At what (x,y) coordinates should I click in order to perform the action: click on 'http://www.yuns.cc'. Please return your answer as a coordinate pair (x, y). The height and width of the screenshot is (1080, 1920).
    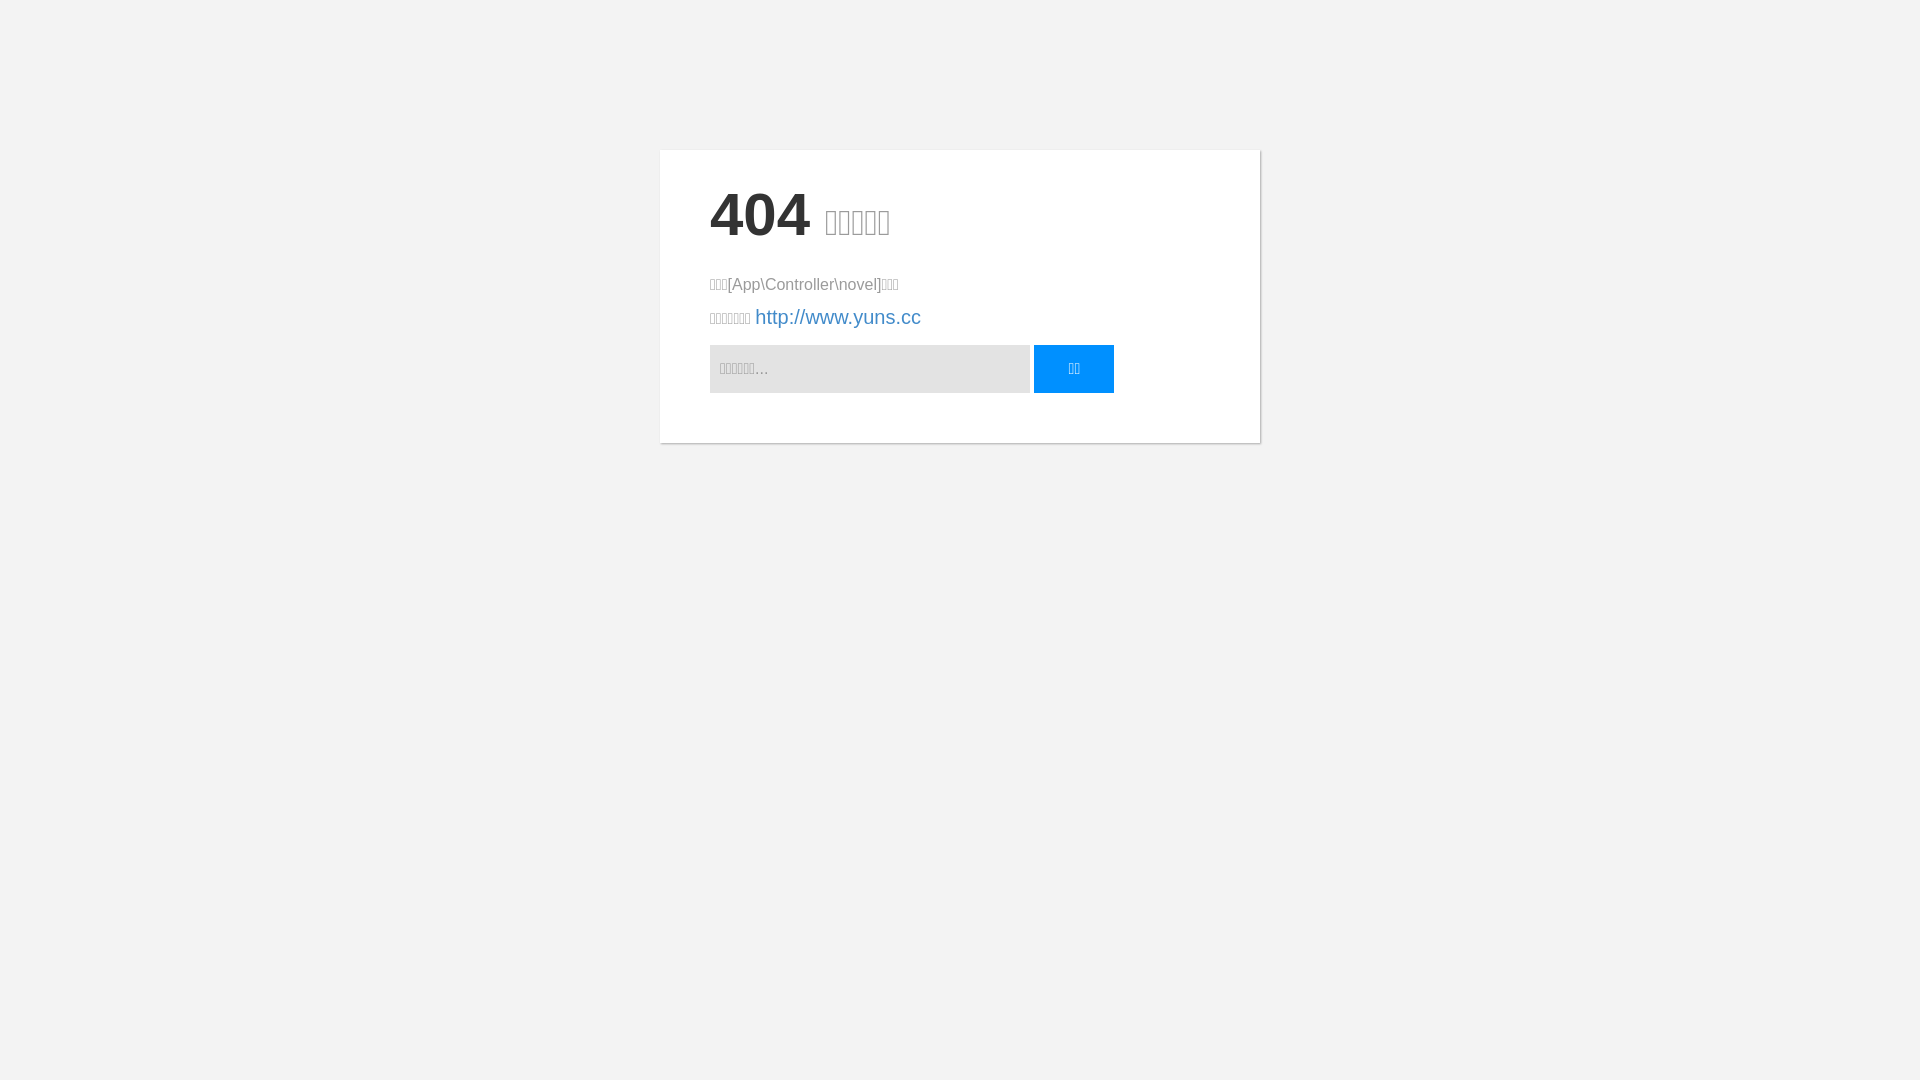
    Looking at the image, I should click on (838, 315).